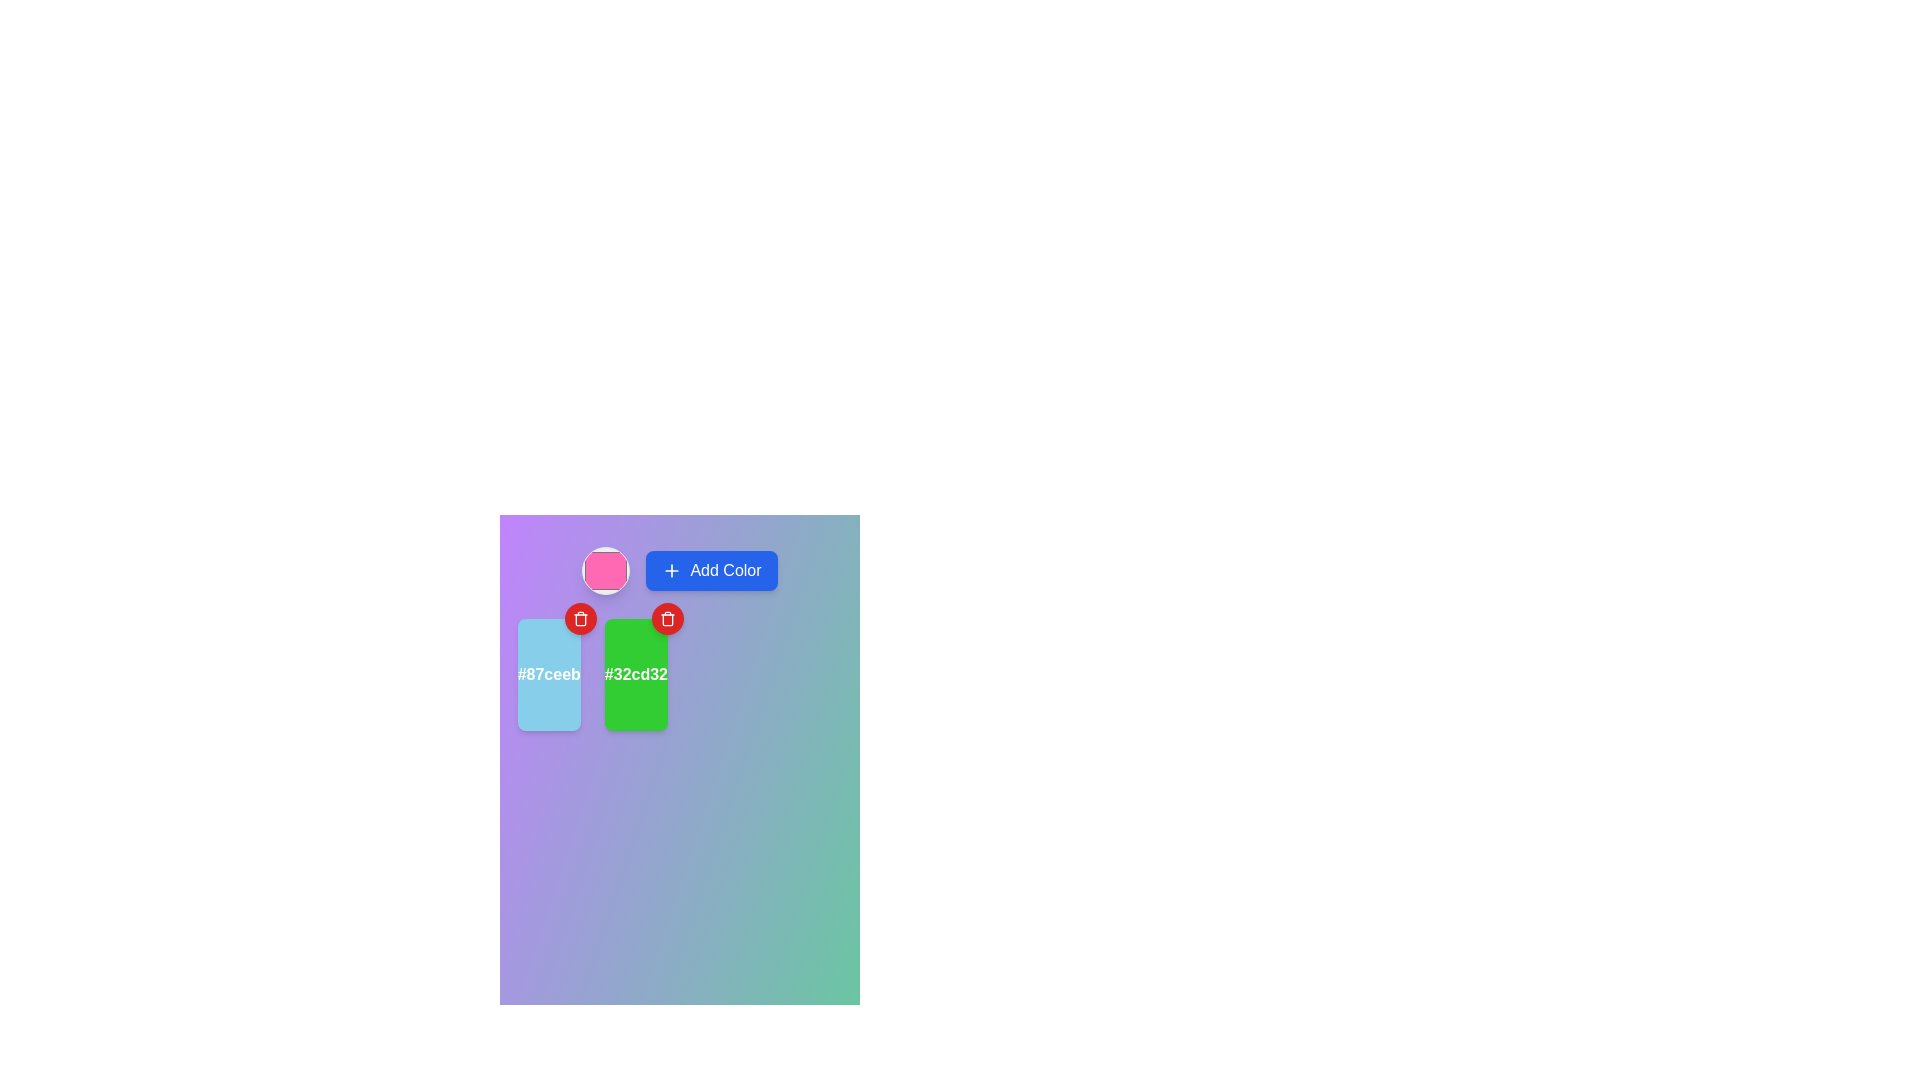 This screenshot has height=1080, width=1920. I want to click on the Text Display Box that displays the color code #87ceeb, so click(549, 675).